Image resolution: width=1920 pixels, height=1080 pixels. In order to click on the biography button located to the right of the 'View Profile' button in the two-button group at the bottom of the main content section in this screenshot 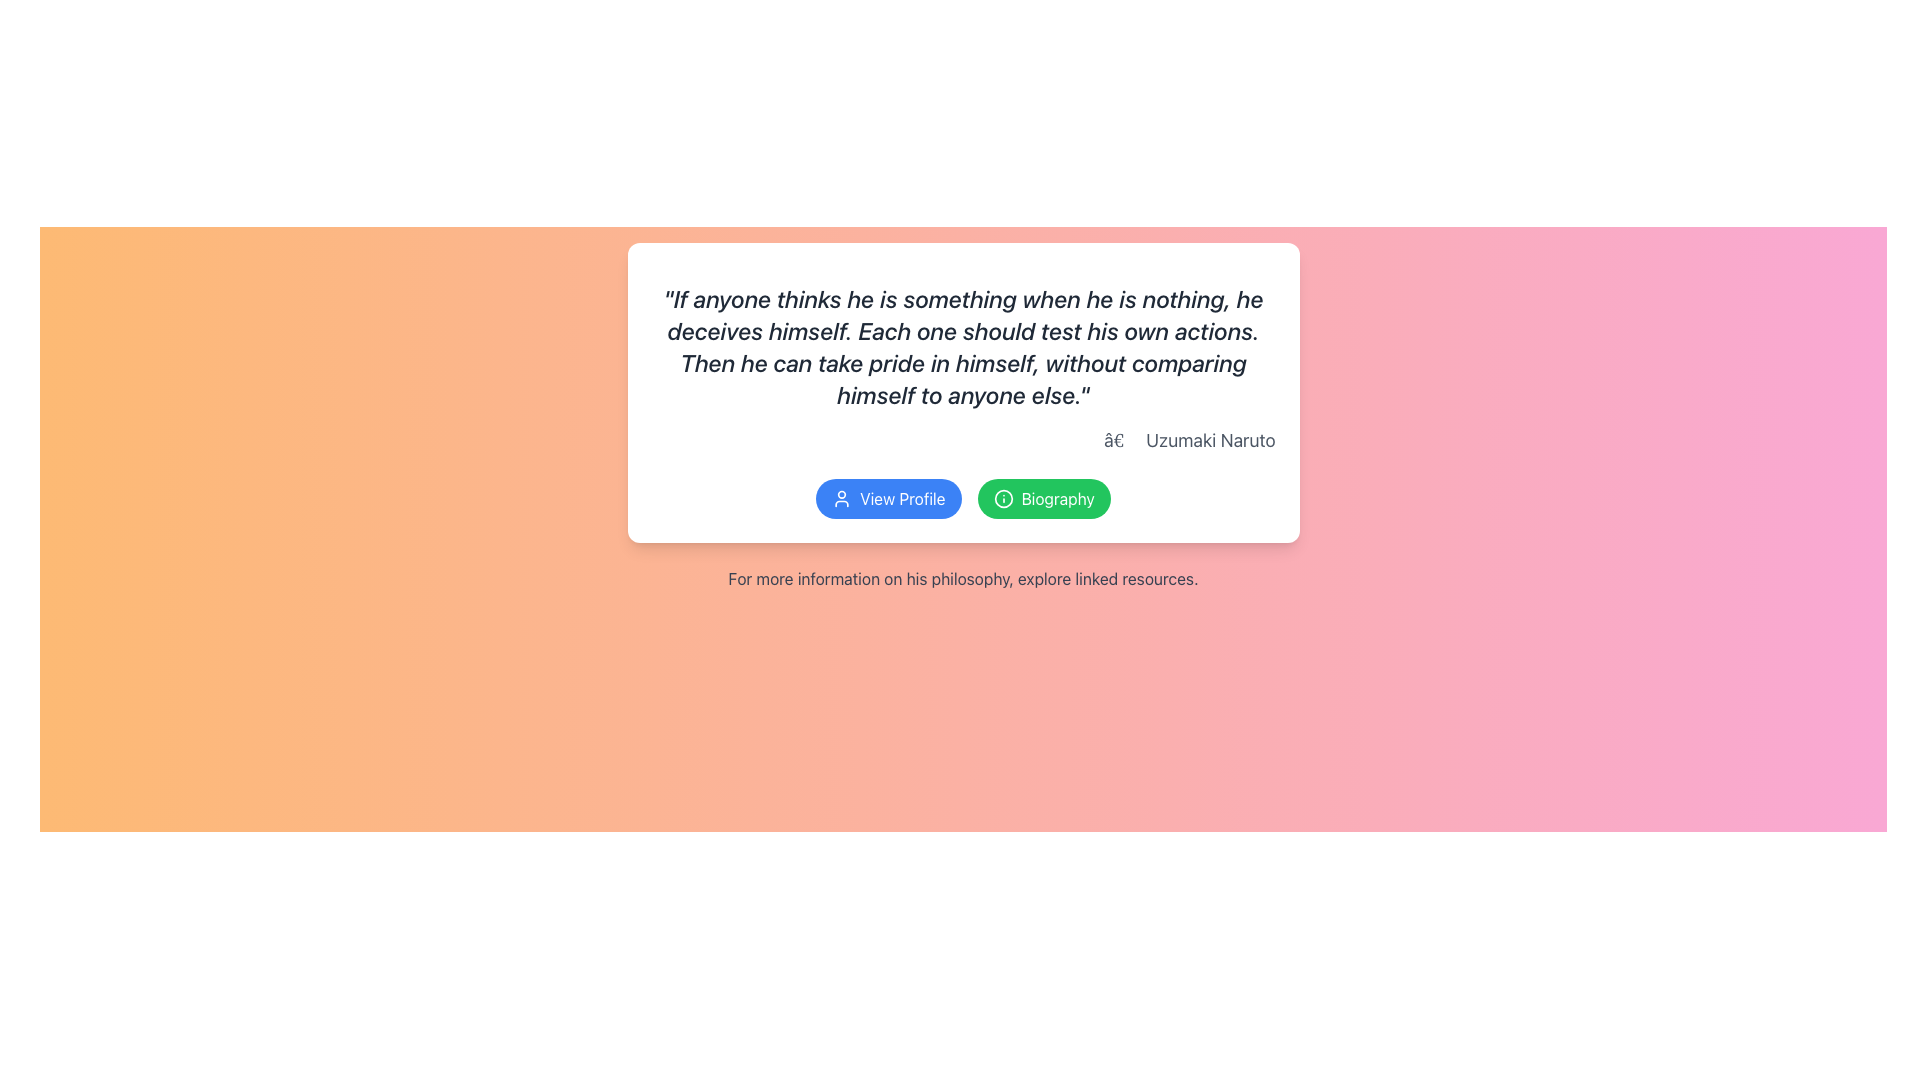, I will do `click(1043, 497)`.